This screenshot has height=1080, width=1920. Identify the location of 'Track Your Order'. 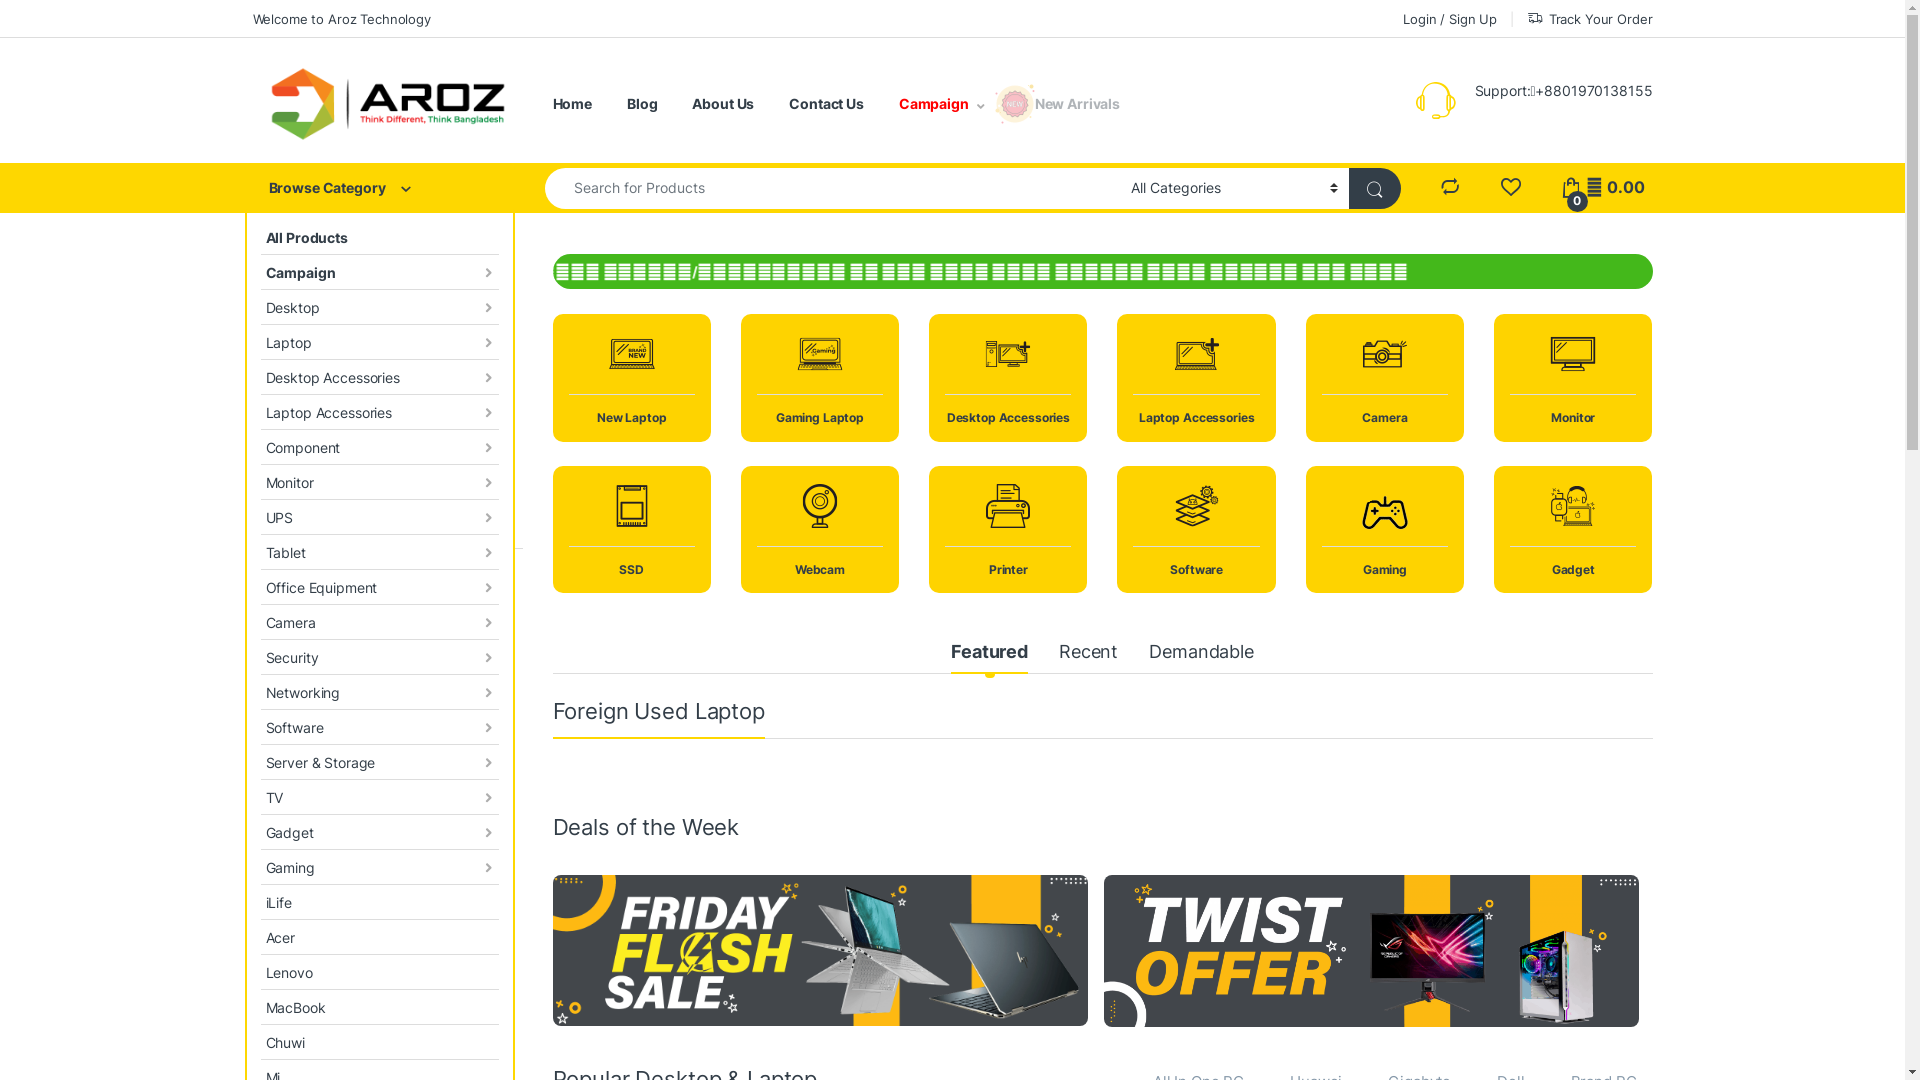
(1525, 18).